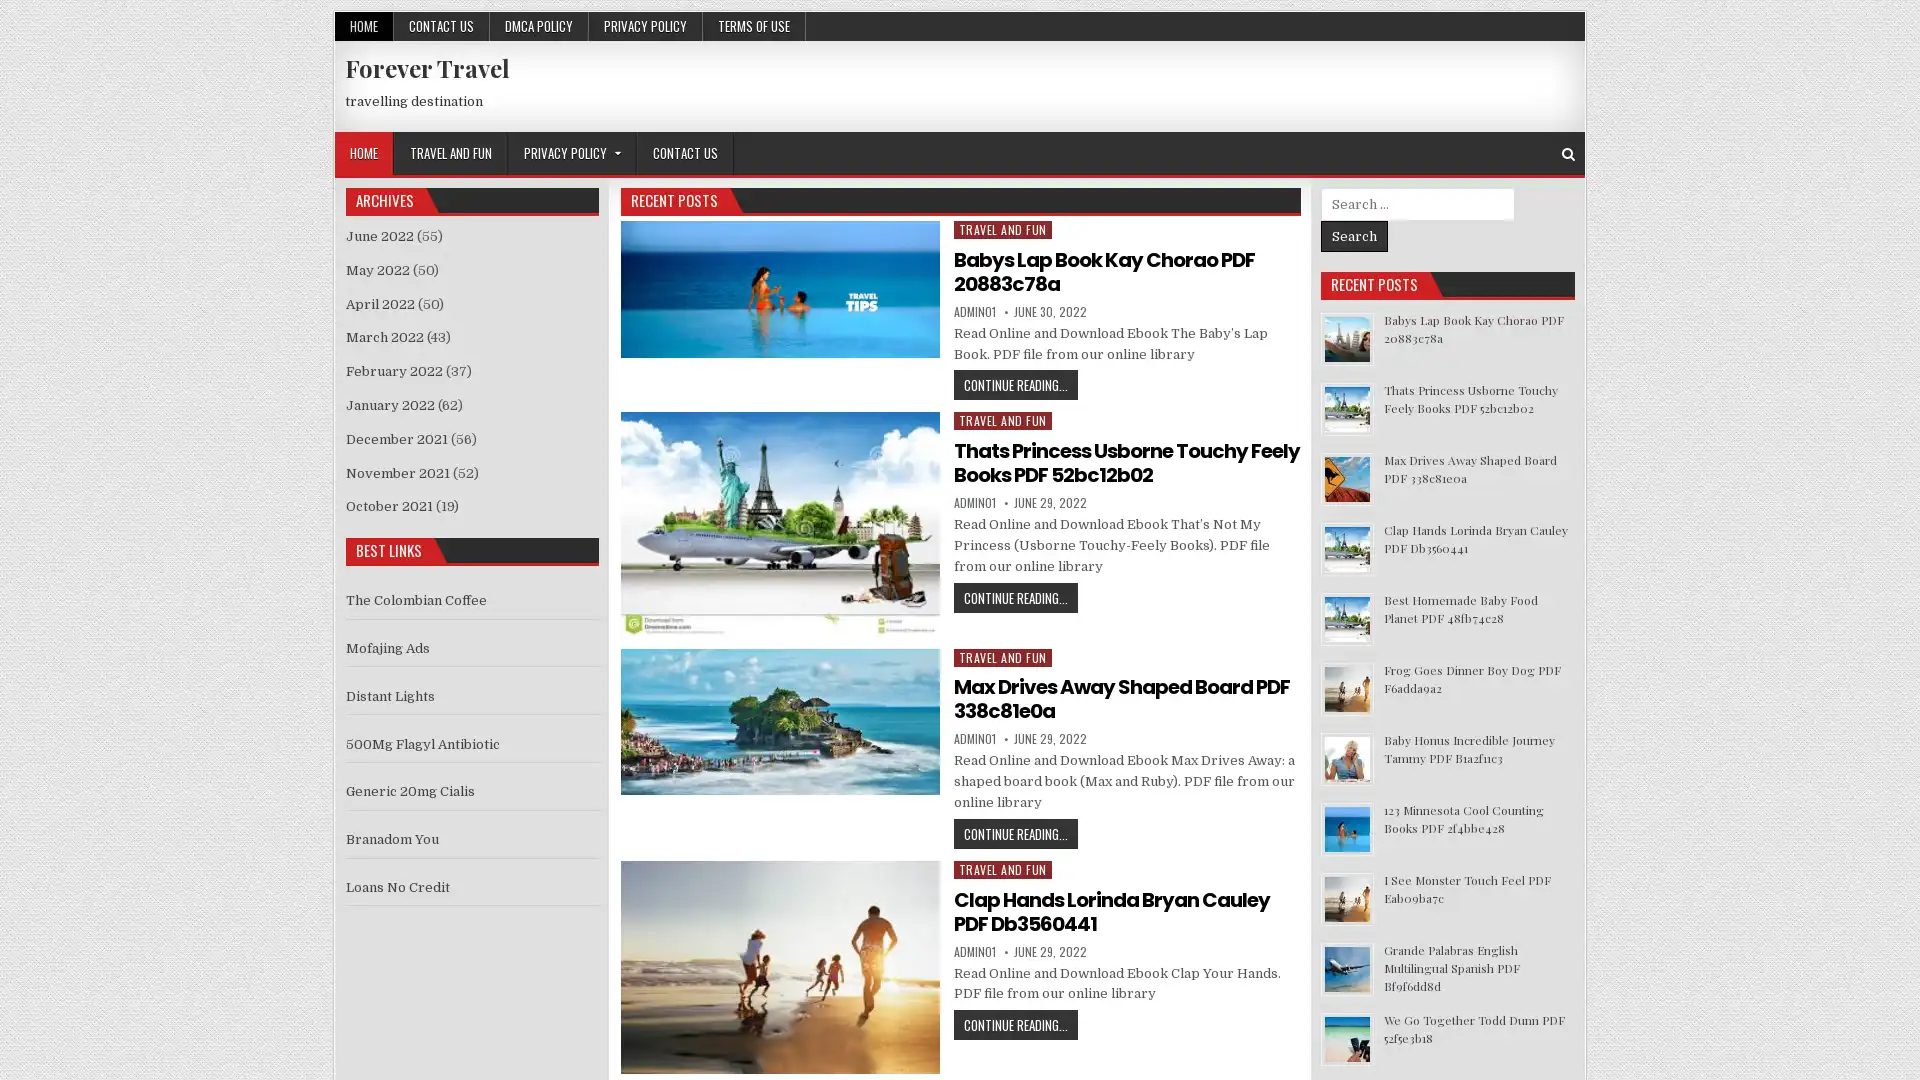 The width and height of the screenshot is (1920, 1080). Describe the element at coordinates (1354, 235) in the screenshot. I see `Search` at that location.